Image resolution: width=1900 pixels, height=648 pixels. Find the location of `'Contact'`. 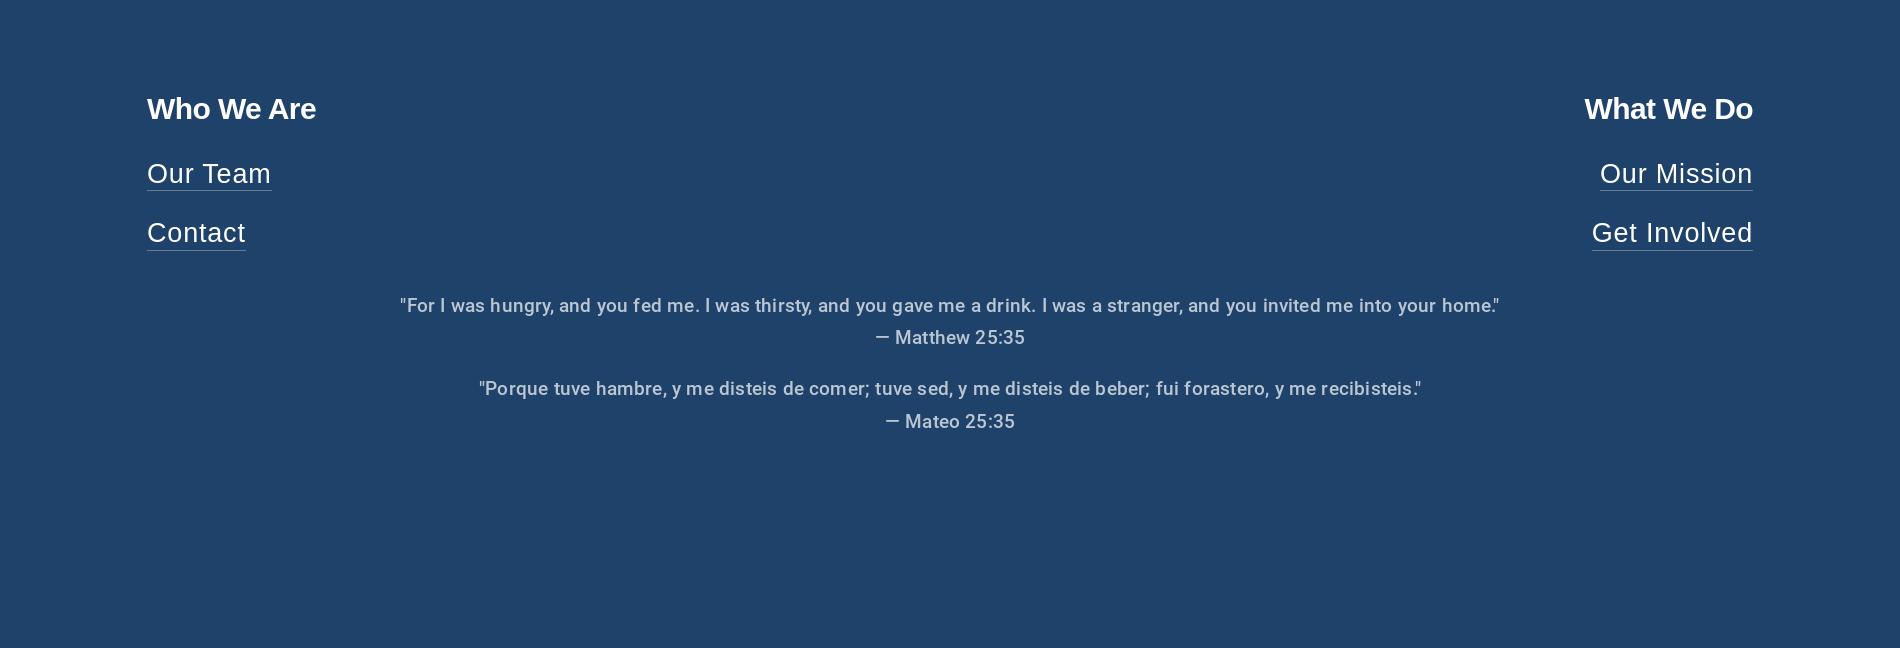

'Contact' is located at coordinates (196, 232).